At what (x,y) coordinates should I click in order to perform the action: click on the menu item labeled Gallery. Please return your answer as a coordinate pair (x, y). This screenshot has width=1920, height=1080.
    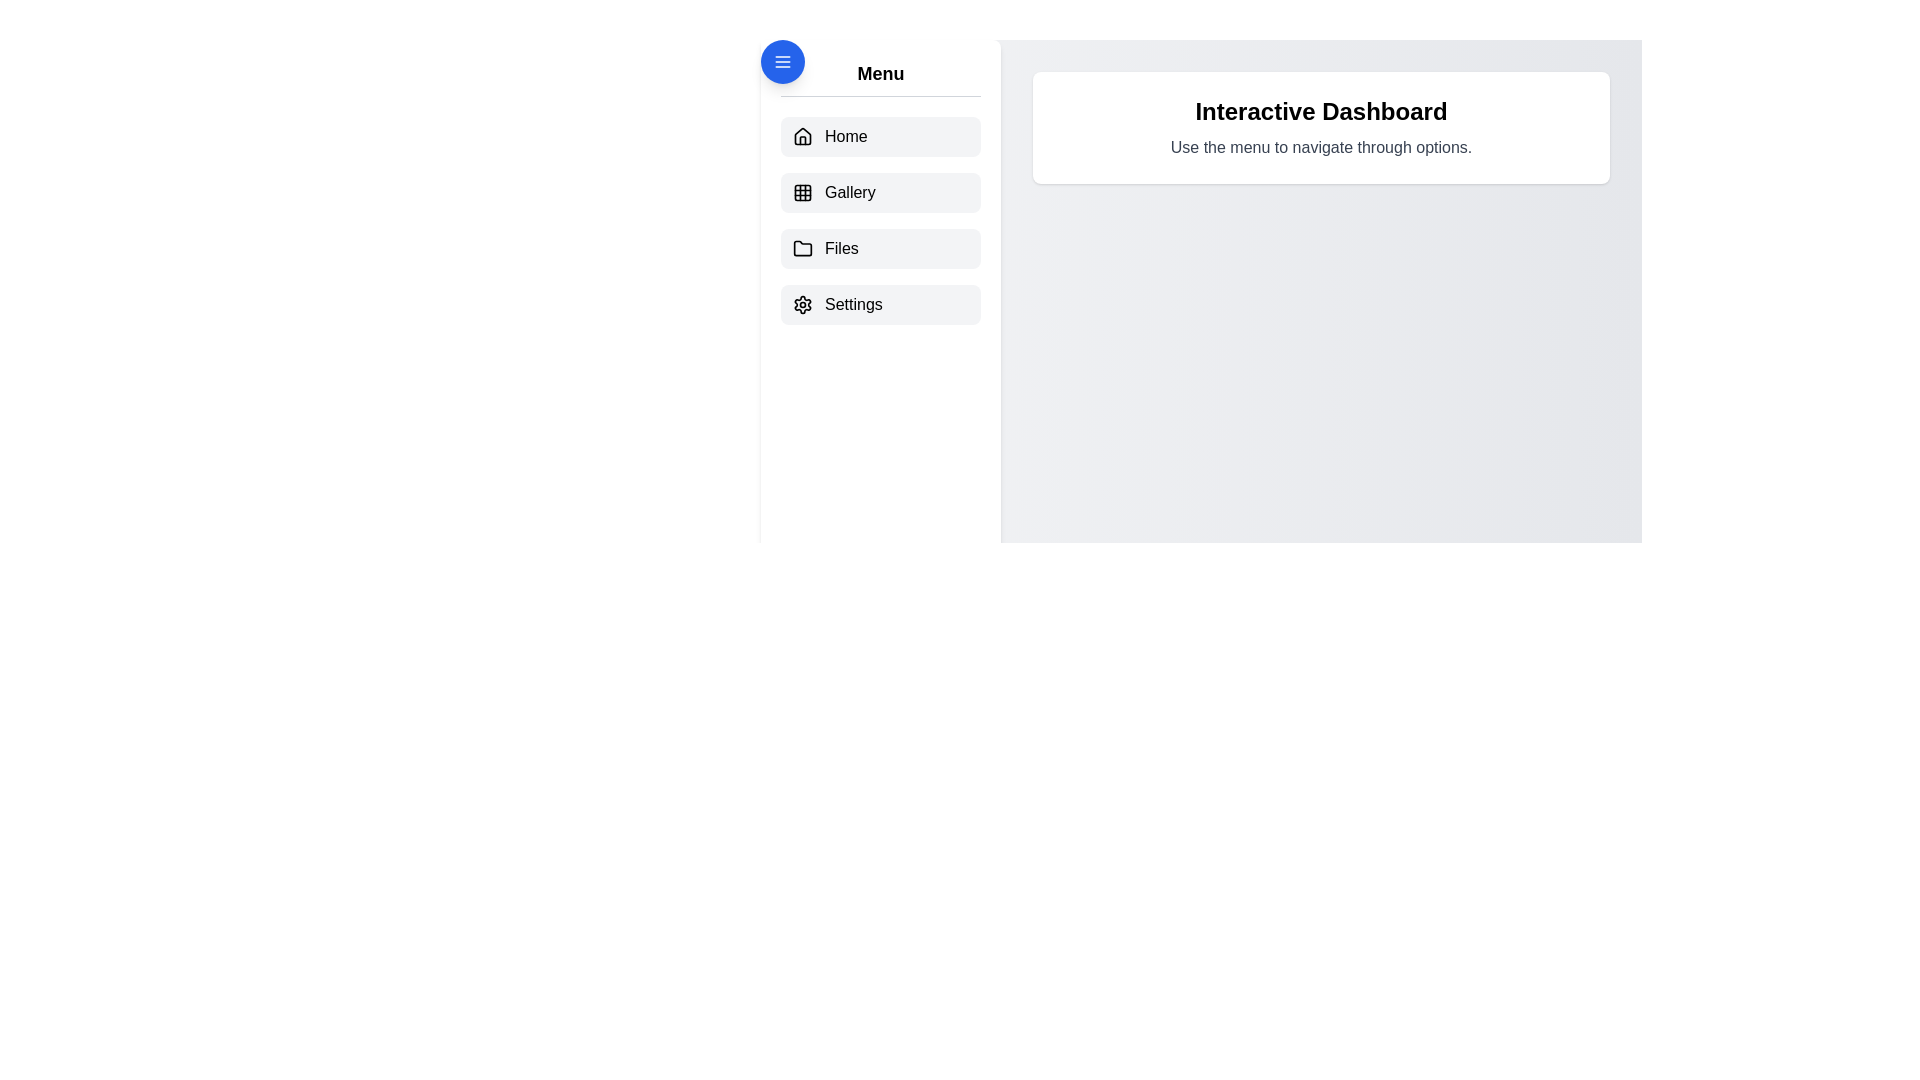
    Looking at the image, I should click on (880, 192).